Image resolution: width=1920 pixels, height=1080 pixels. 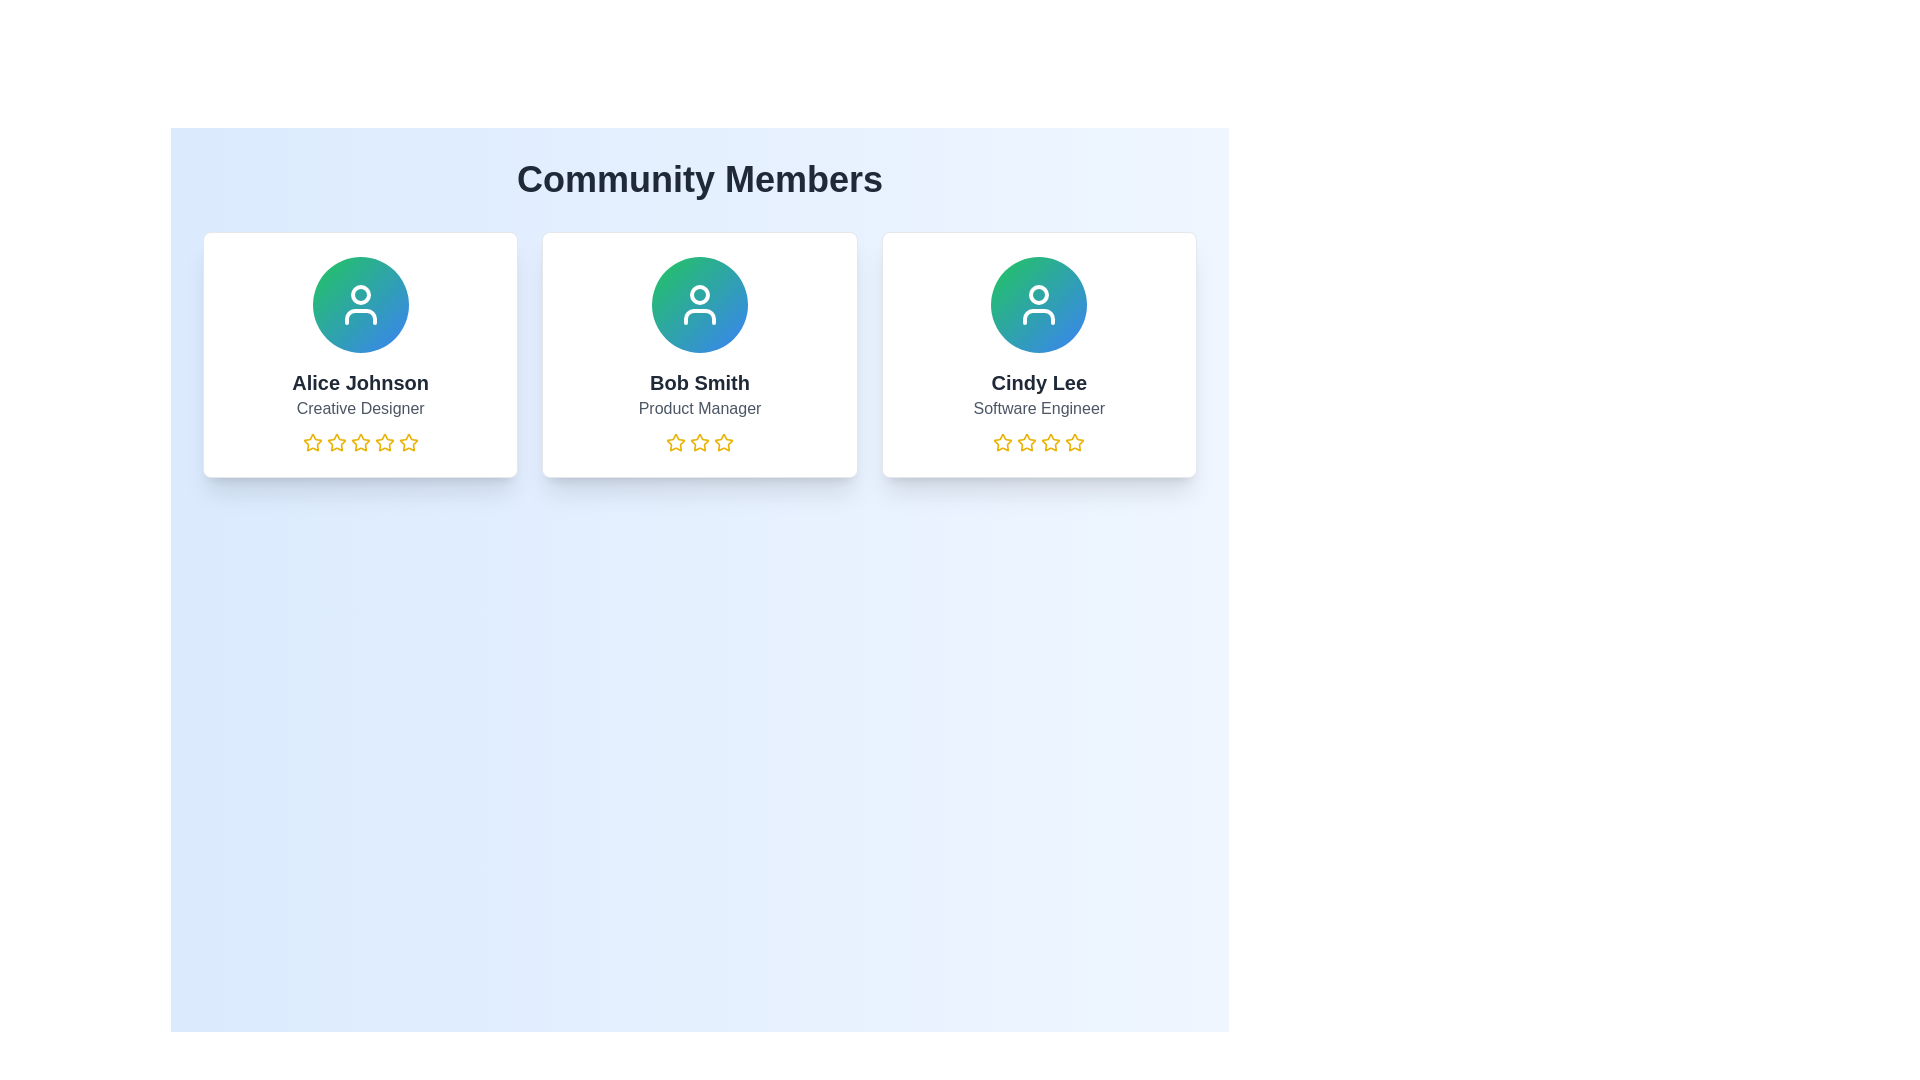 I want to click on the static text element displaying 'Software Engineer', which is styled in gray and positioned below 'Cindy Lee' in the third card from the left, so click(x=1039, y=407).